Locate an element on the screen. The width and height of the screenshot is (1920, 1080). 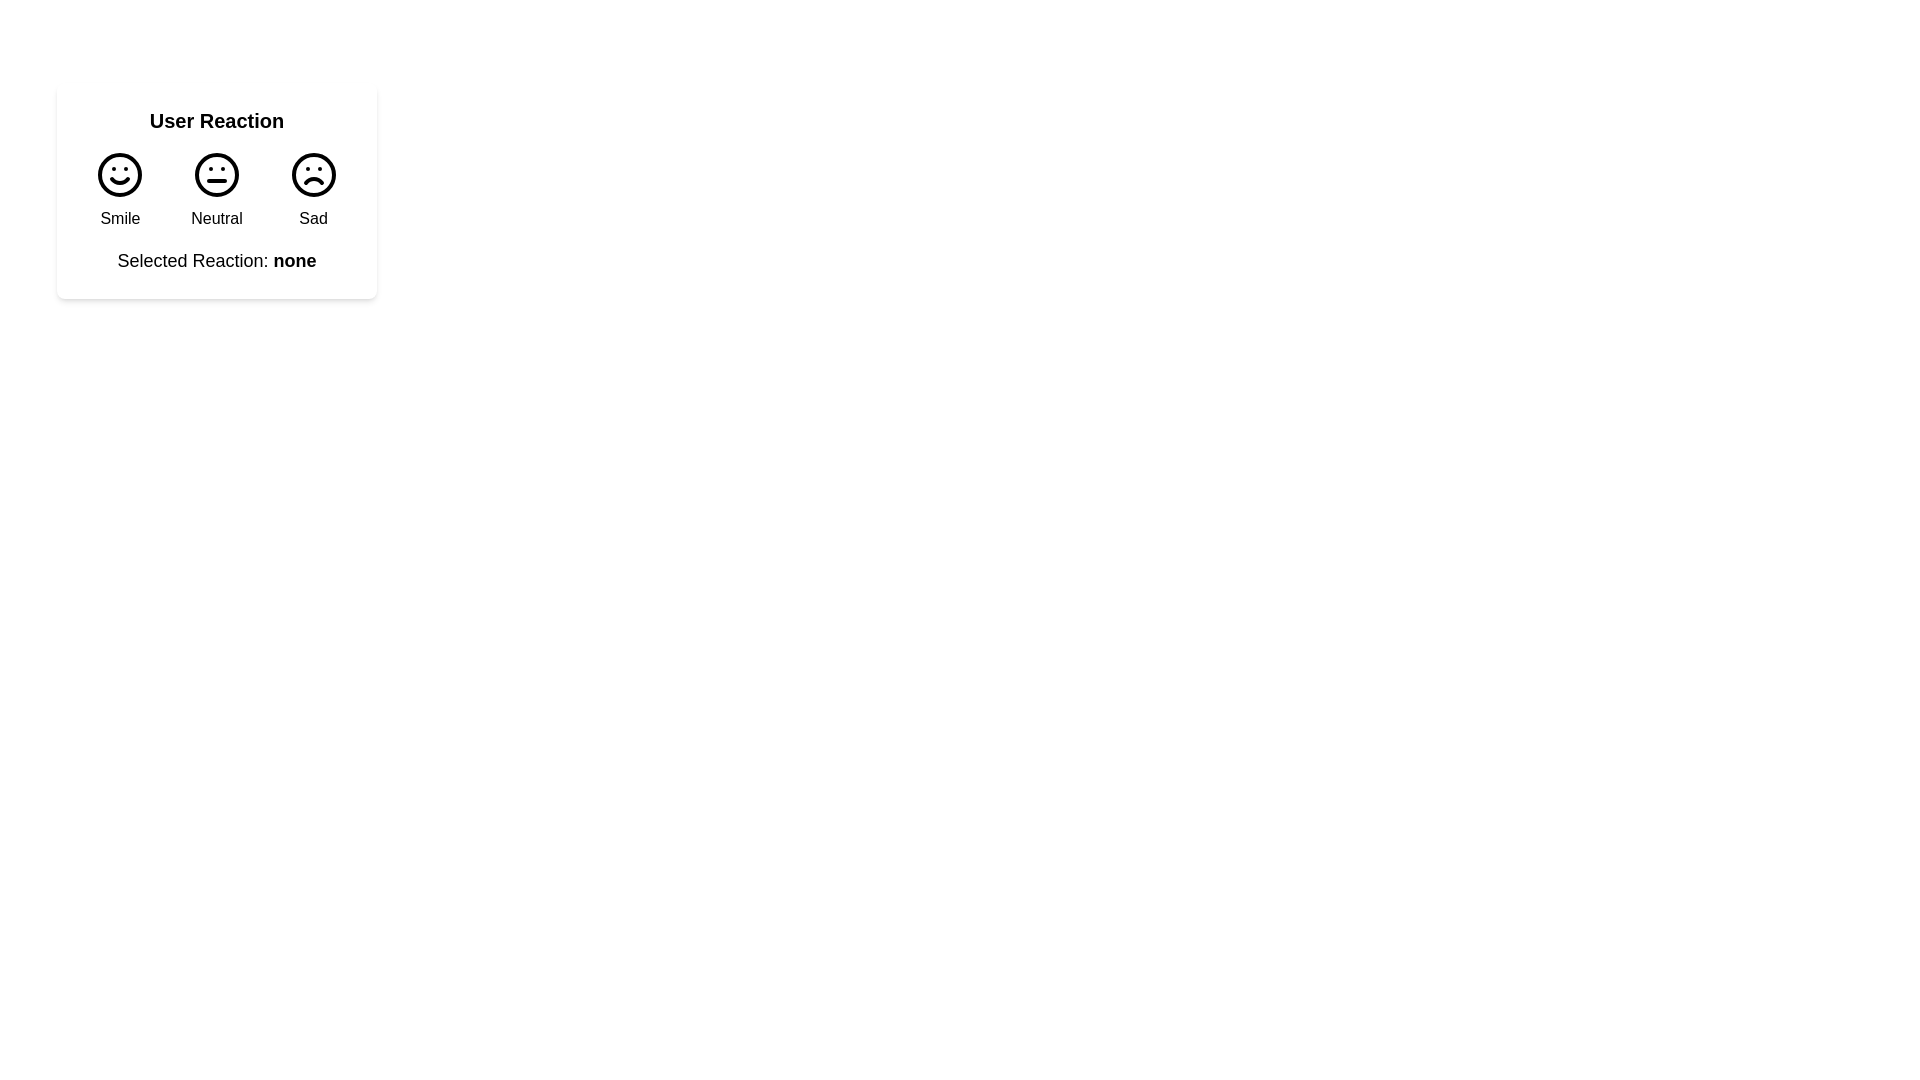
the Circle SVG element that represents the sad face icon, which is the third icon in the horizontal row of three reaction icons is located at coordinates (312, 173).